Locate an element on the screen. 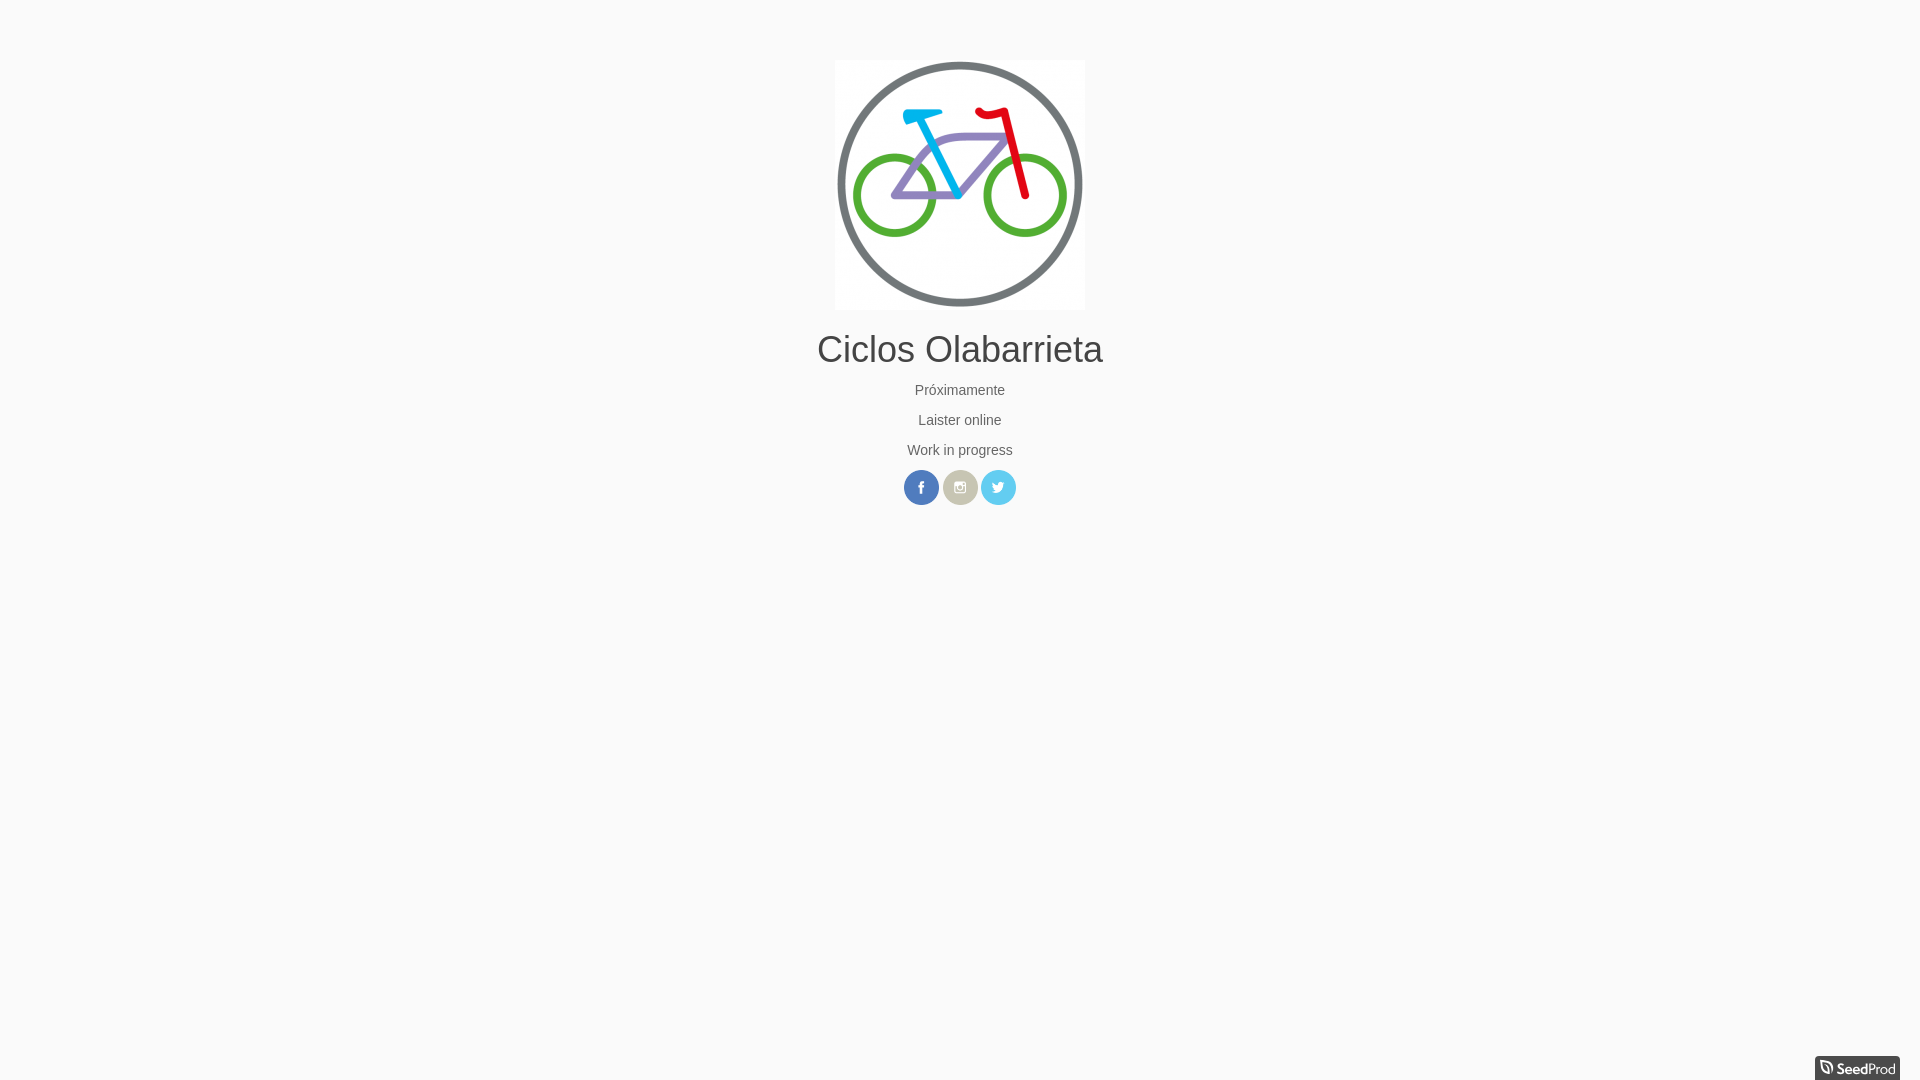 This screenshot has height=1080, width=1920. 'Twitter' is located at coordinates (998, 487).